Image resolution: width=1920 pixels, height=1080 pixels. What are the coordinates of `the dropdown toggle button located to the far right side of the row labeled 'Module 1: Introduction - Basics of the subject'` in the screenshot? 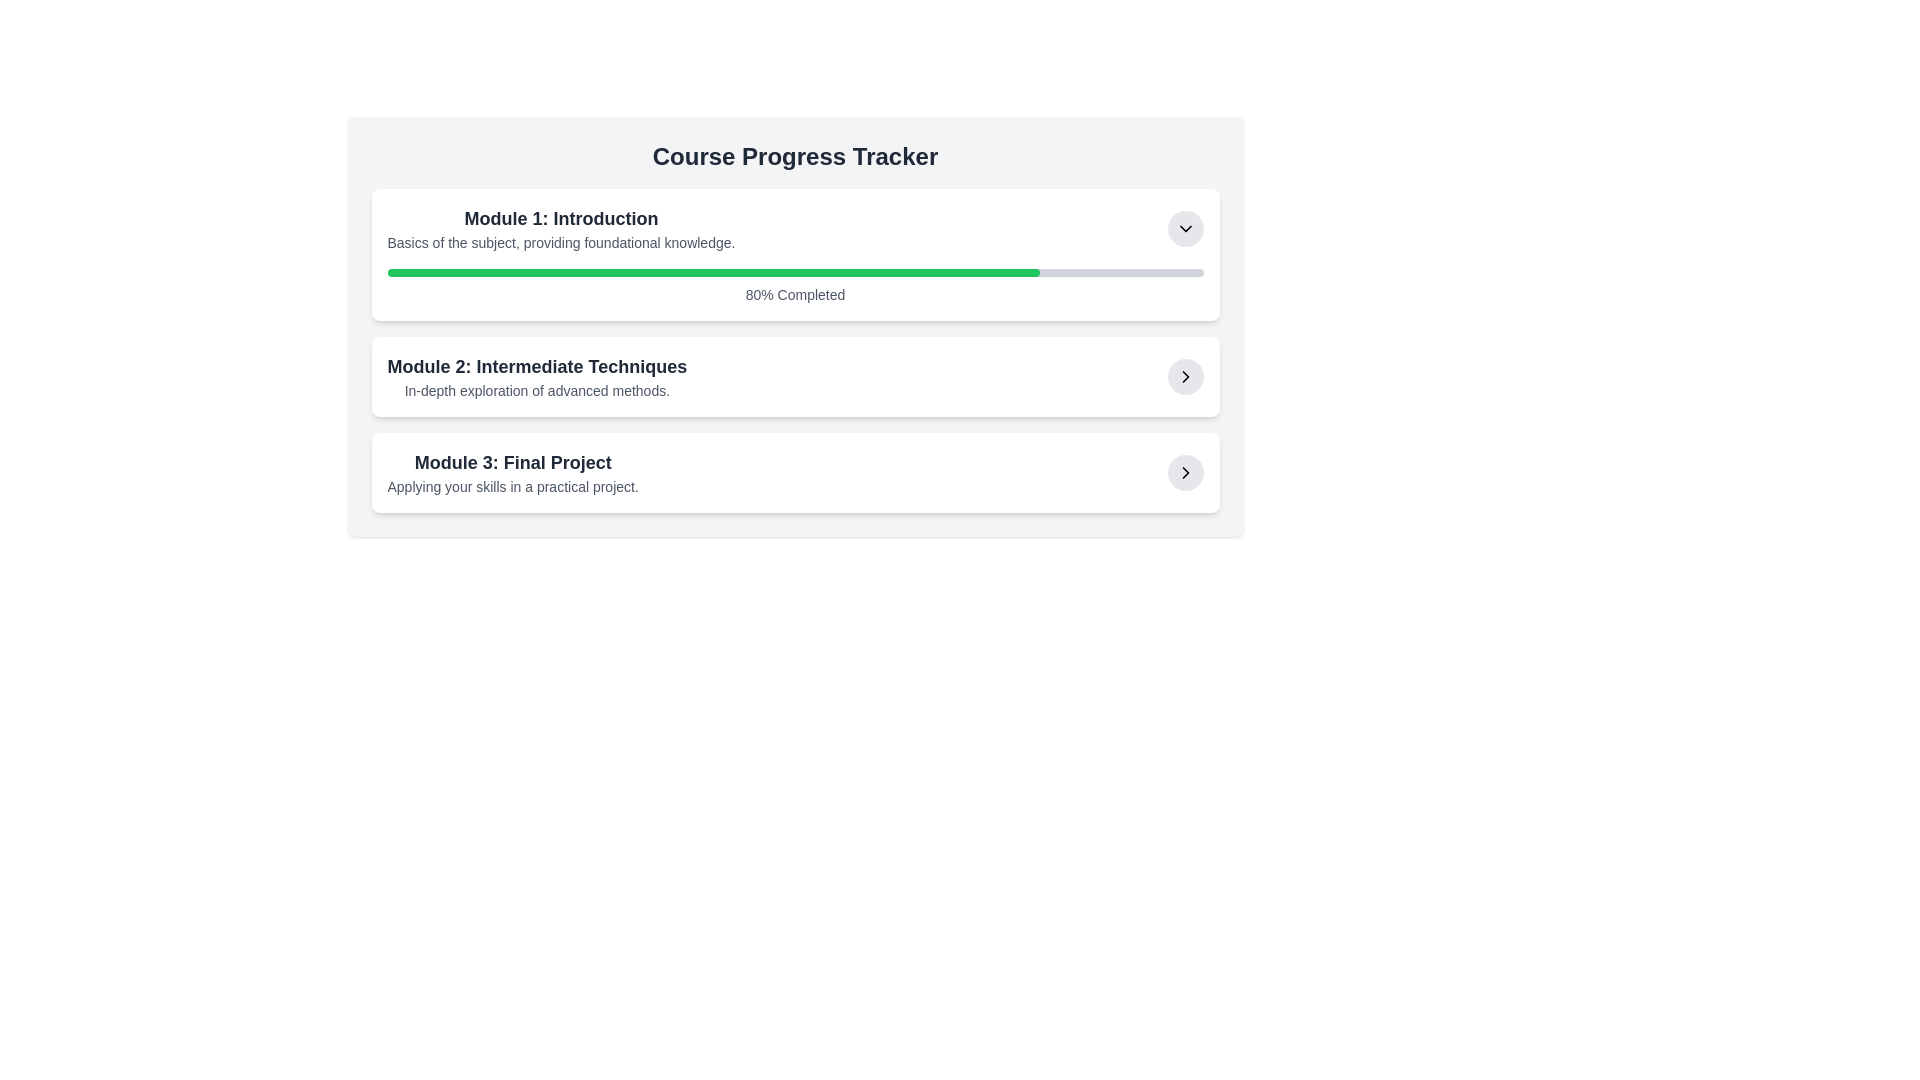 It's located at (1185, 227).